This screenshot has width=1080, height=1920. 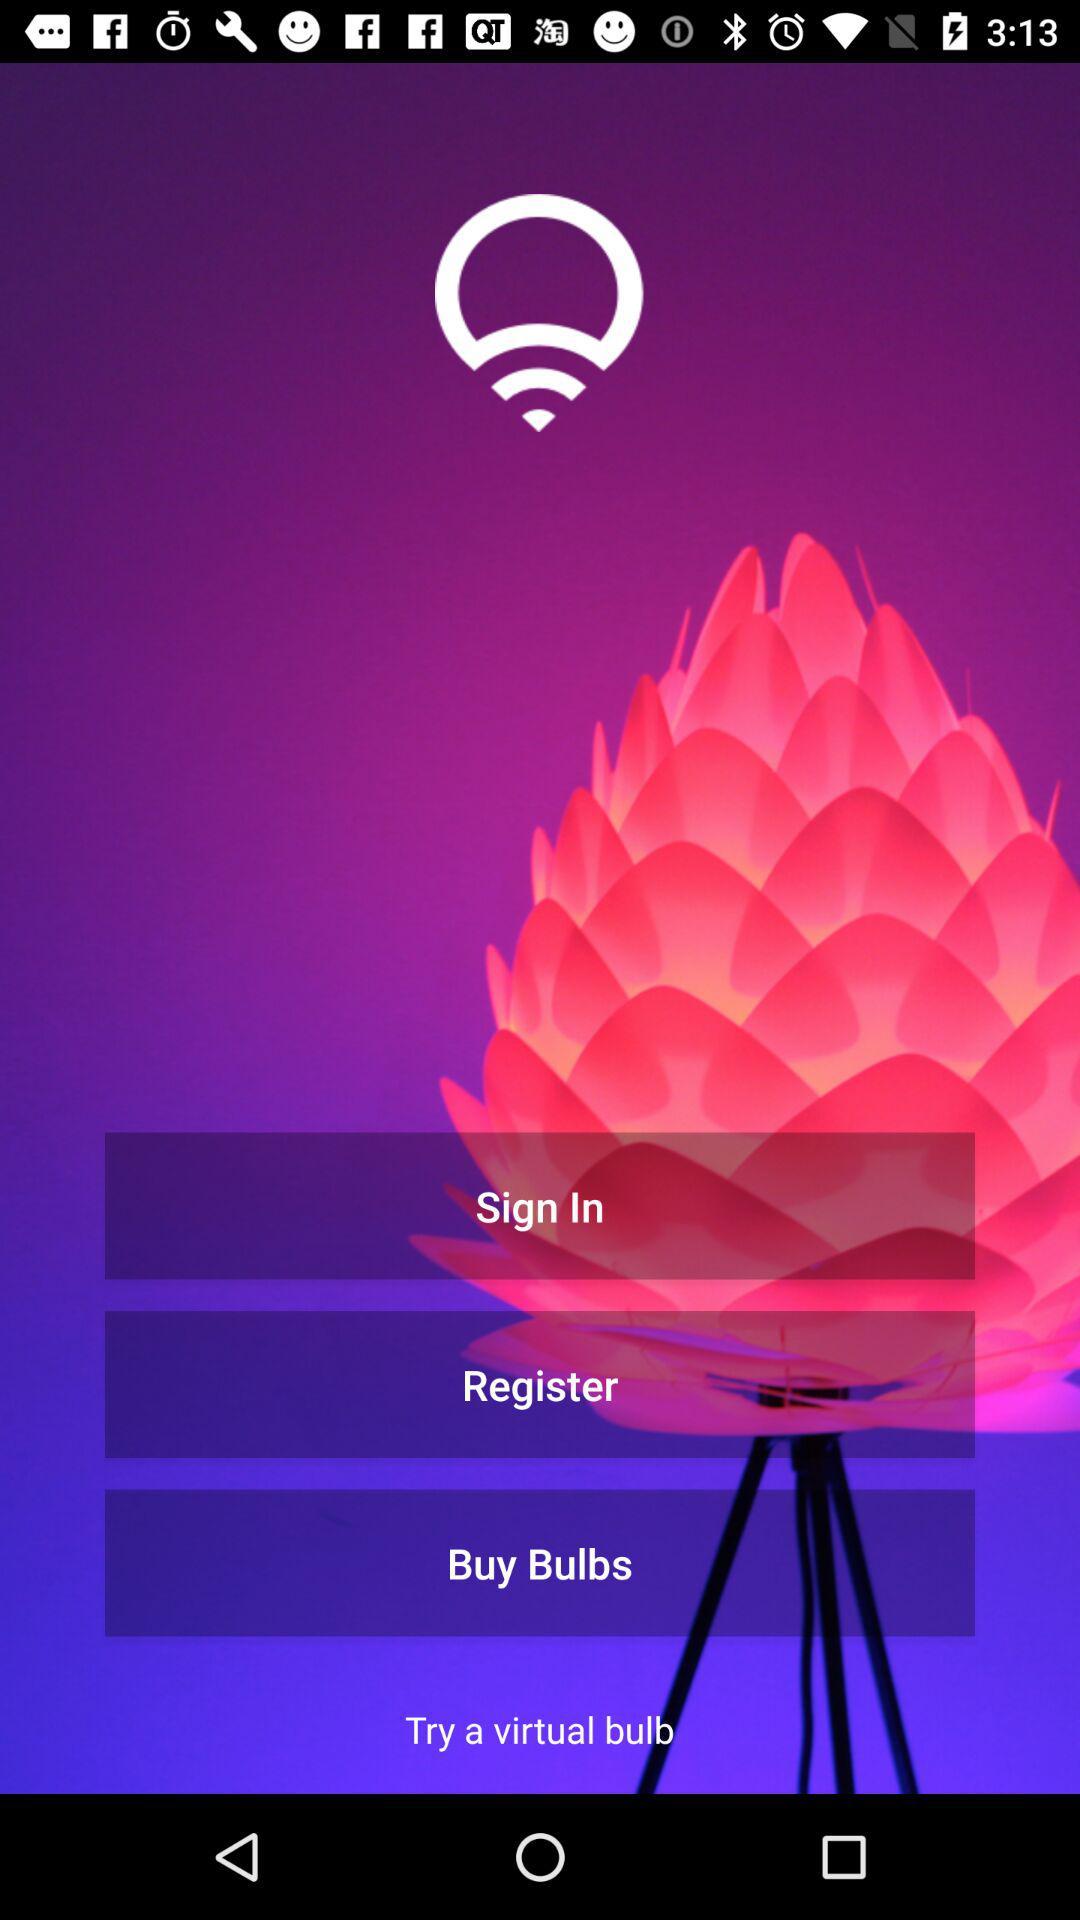 What do you see at coordinates (540, 1562) in the screenshot?
I see `buy bulbs icon` at bounding box center [540, 1562].